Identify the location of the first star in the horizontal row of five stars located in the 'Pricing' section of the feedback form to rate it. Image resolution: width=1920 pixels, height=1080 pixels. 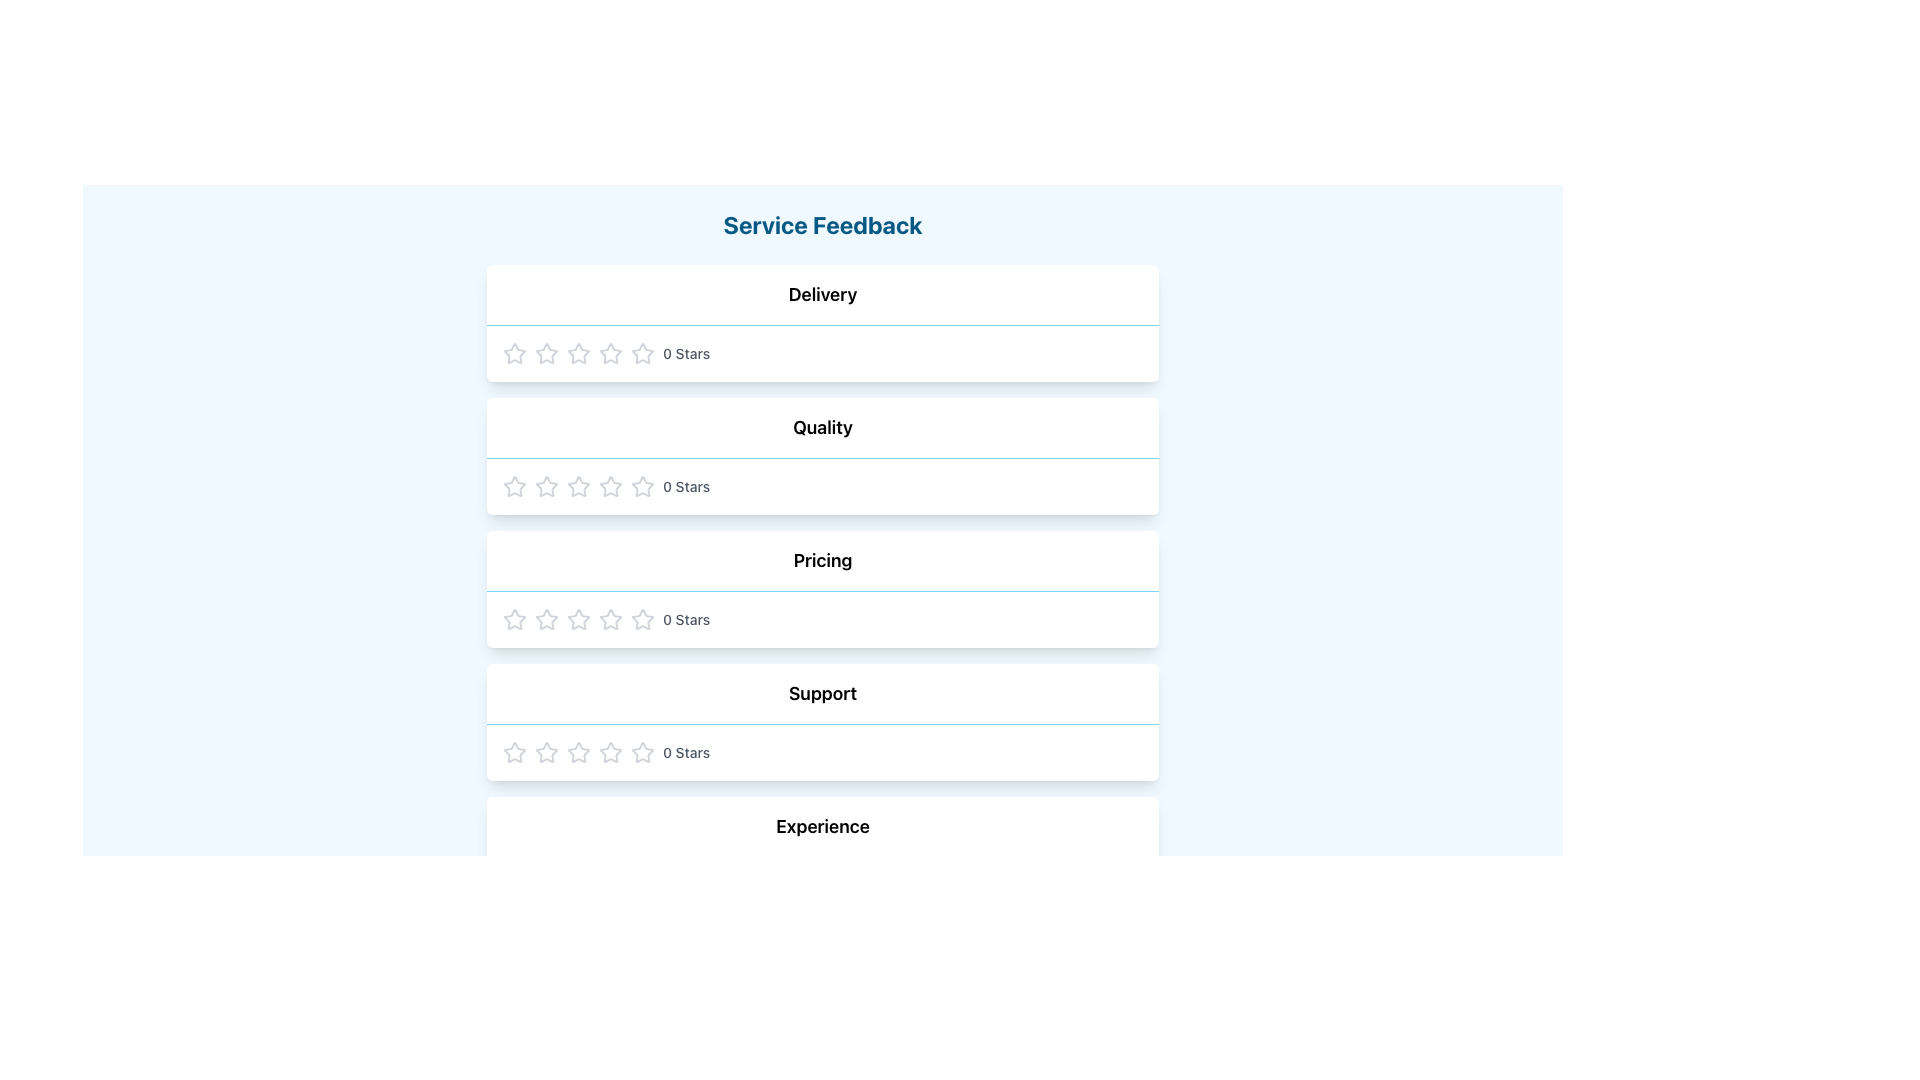
(514, 619).